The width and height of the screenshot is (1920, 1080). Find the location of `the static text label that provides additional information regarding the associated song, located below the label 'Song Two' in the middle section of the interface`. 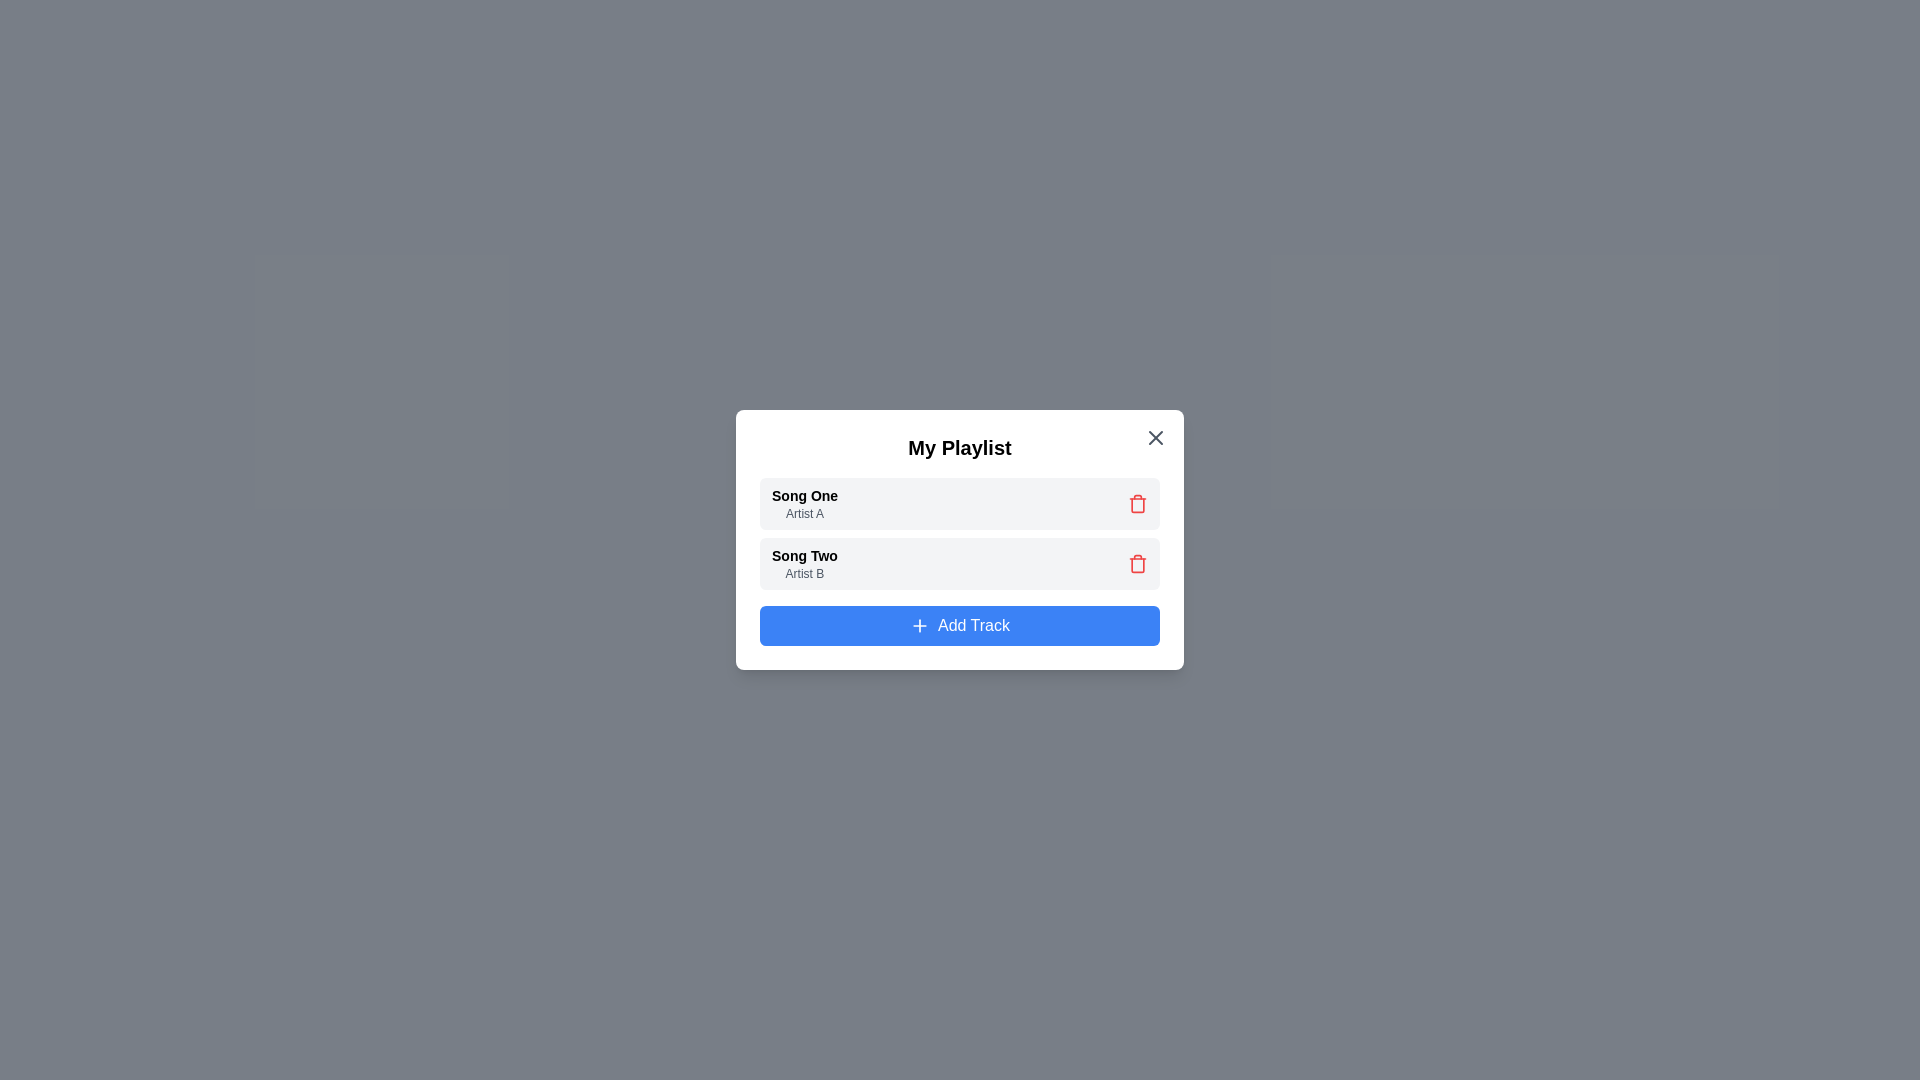

the static text label that provides additional information regarding the associated song, located below the label 'Song Two' in the middle section of the interface is located at coordinates (804, 574).